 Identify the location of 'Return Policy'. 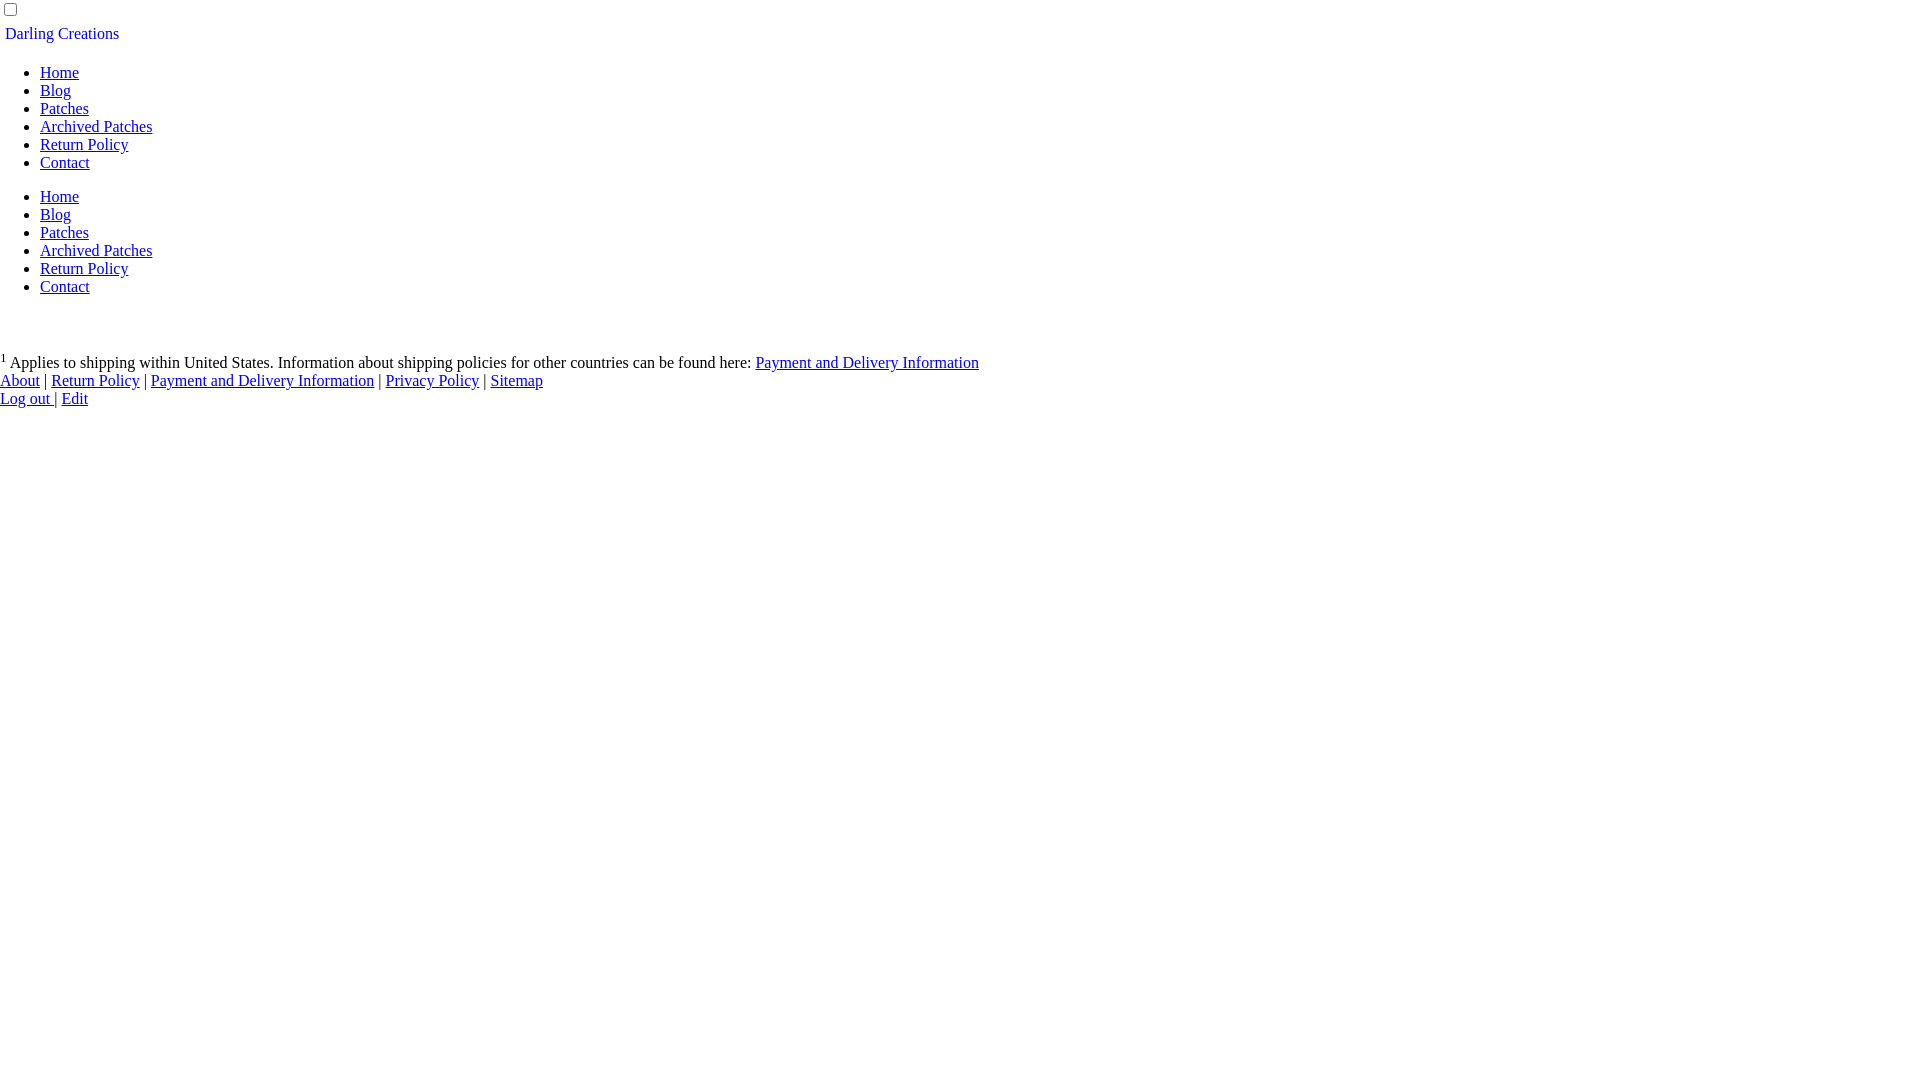
(51, 380).